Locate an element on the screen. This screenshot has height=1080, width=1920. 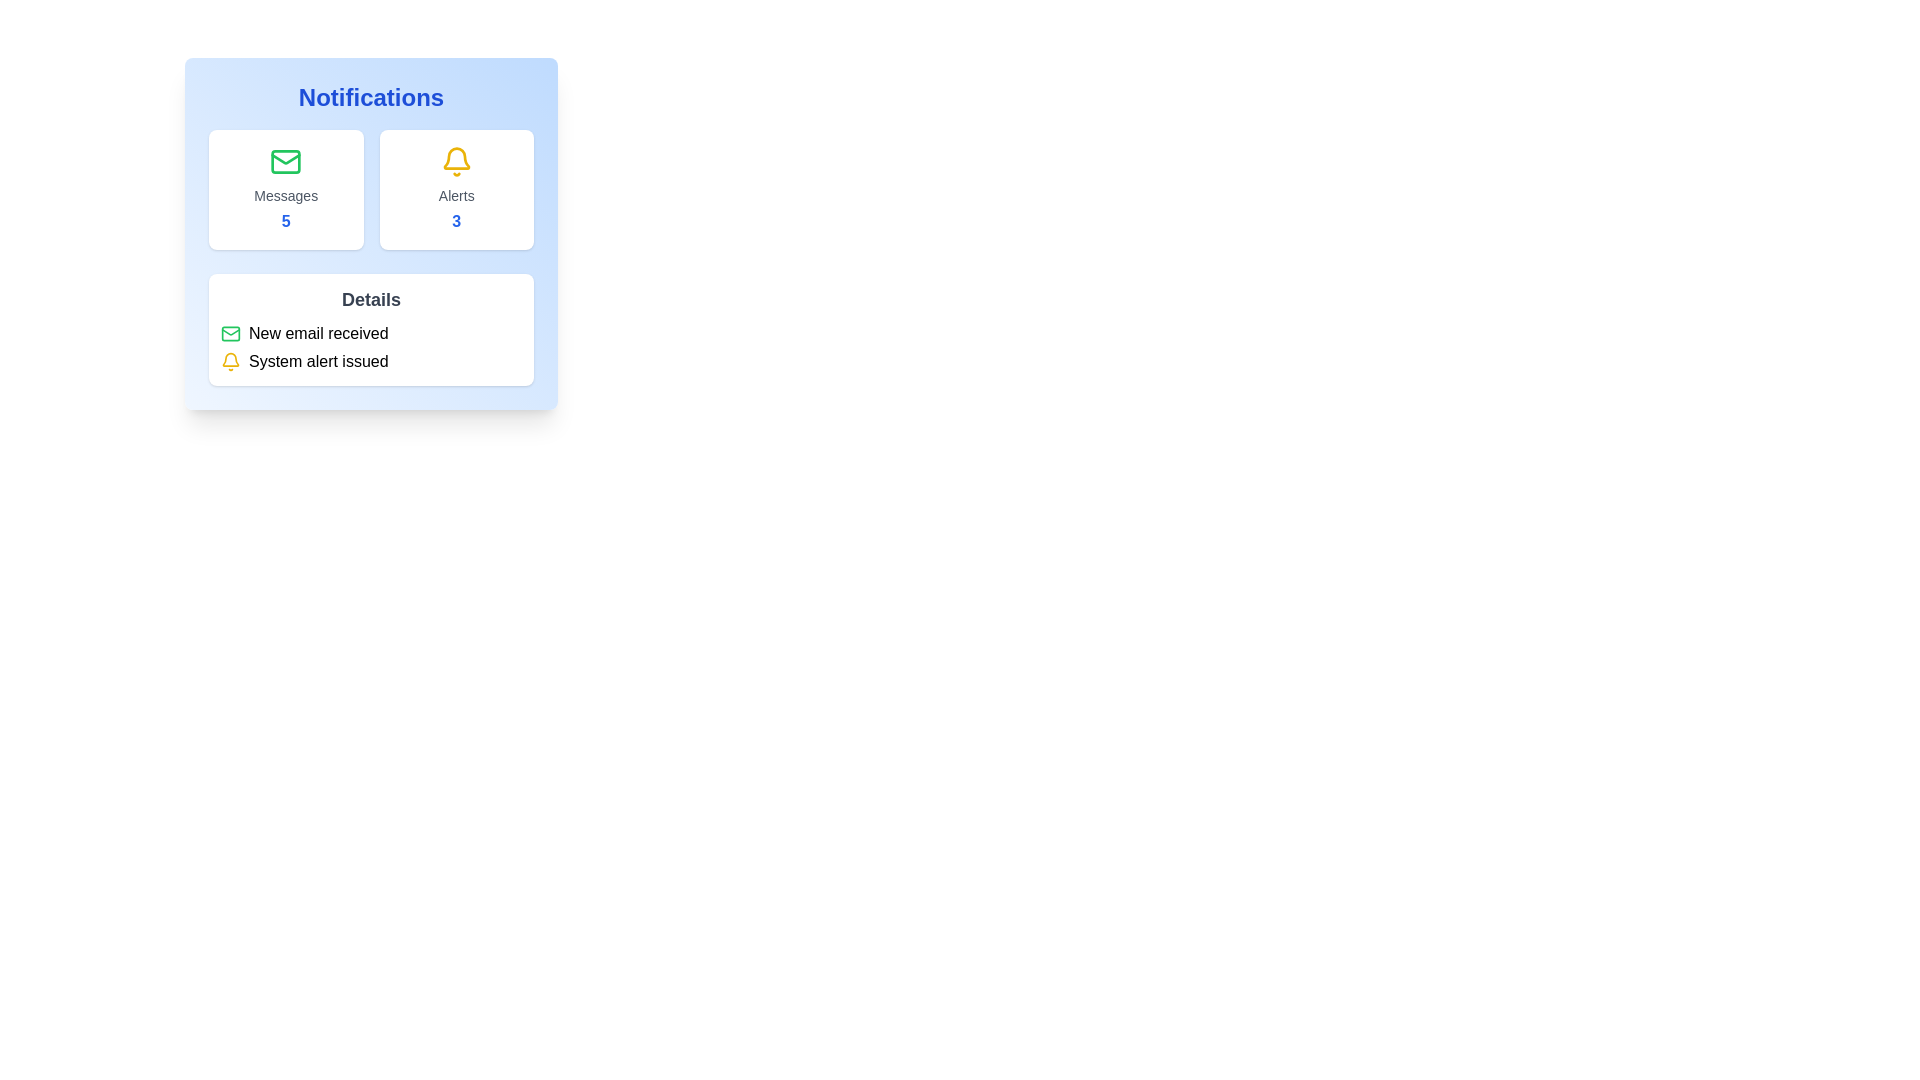
the notification item labeled 'New email received' to potentially open the email details is located at coordinates (371, 333).